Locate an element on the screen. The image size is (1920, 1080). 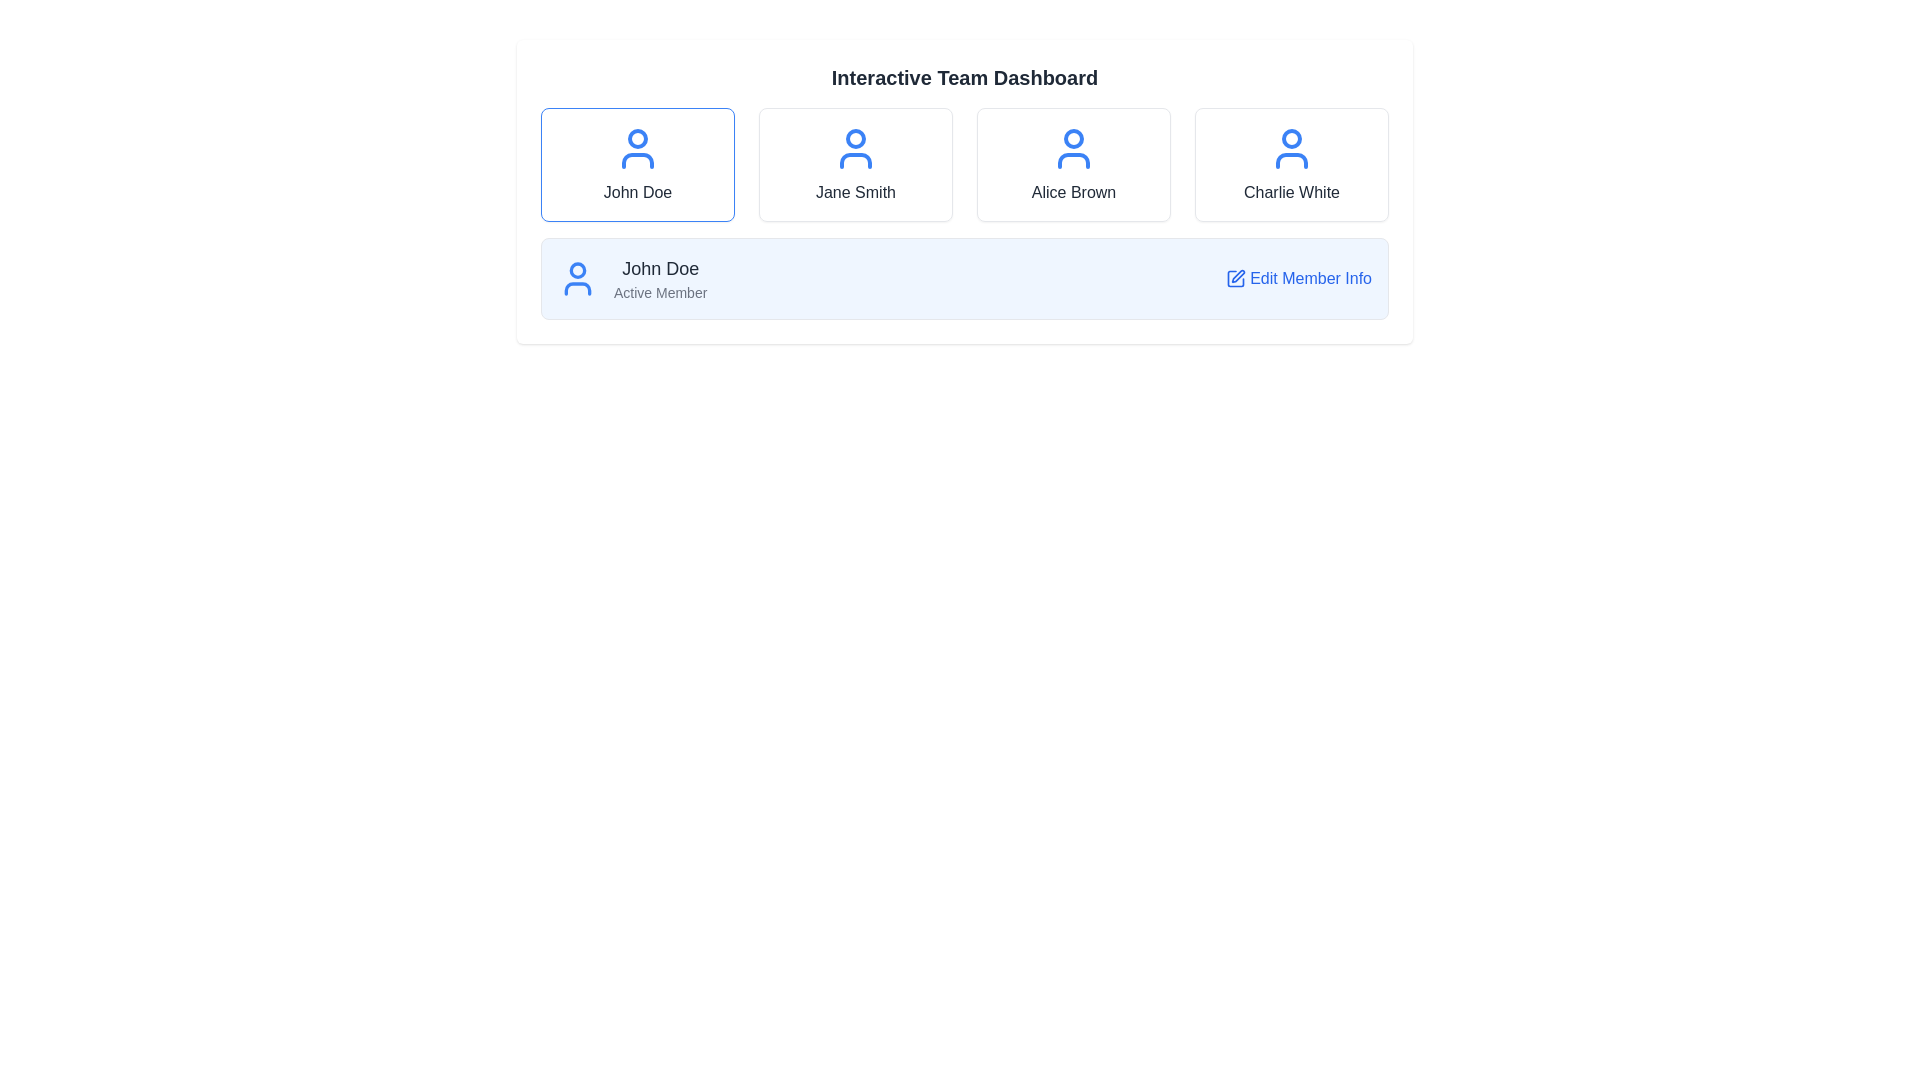
the informational display element showing 'John Doe' with the blue user silhouette icon, located in the blue-bordered section under 'Interactive Team Dashboard' is located at coordinates (631, 278).